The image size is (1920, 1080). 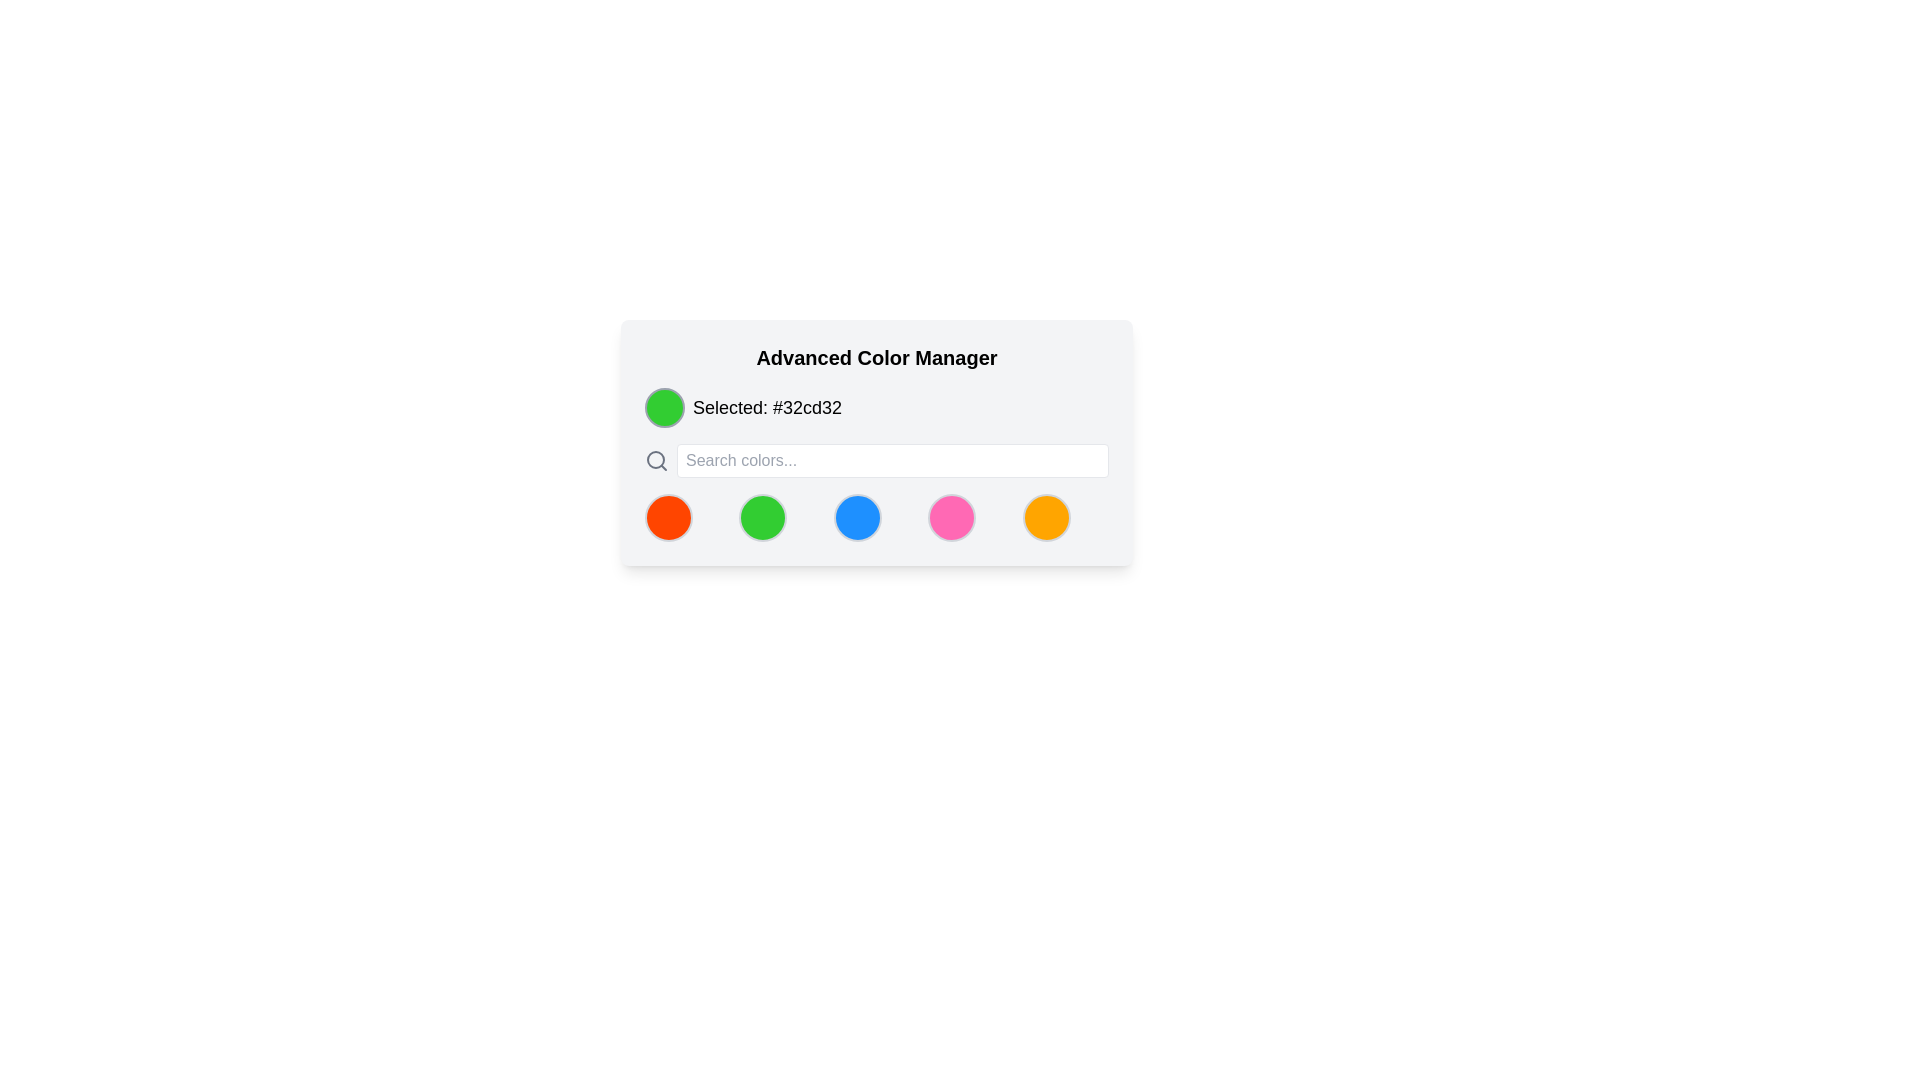 What do you see at coordinates (657, 461) in the screenshot?
I see `the search icon located to the left of the 'Search colors...' text input field in the top section of the application interface` at bounding box center [657, 461].